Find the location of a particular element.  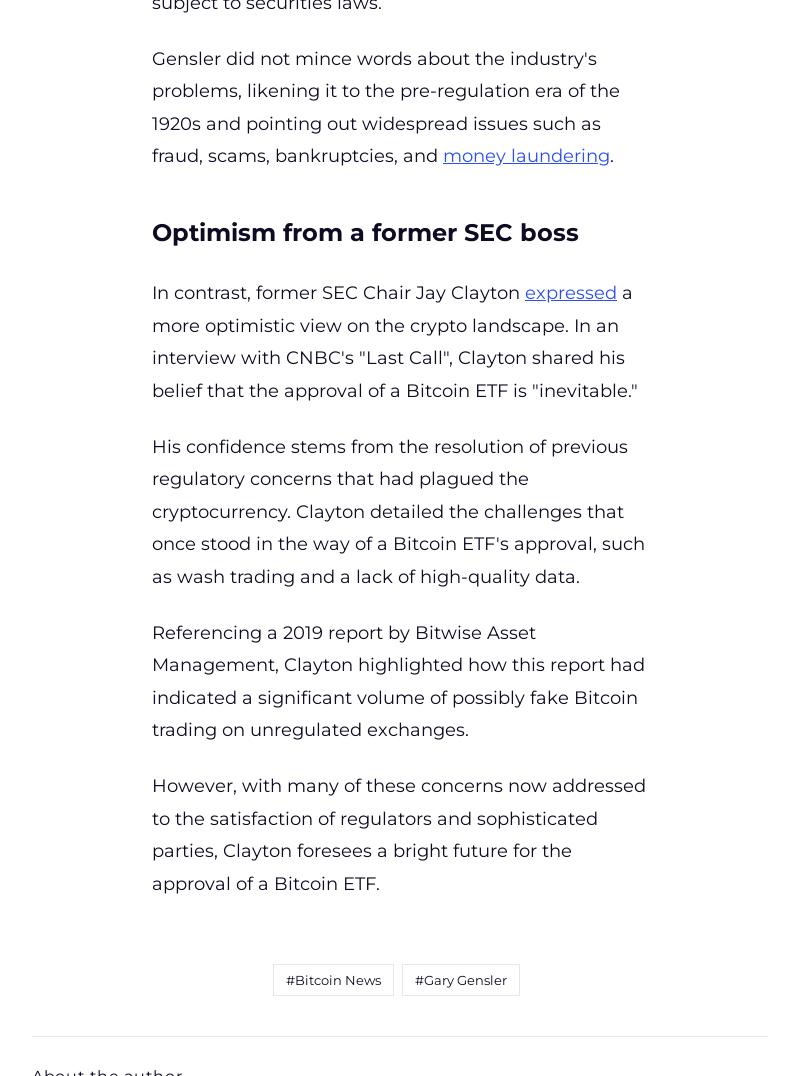

'Referencing a 2019 report by Bitwise Asset Management, Clayton highlighted how this report had indicated a significant volume of possibly fake Bitcoin trading on unregulated exchanges.' is located at coordinates (397, 681).